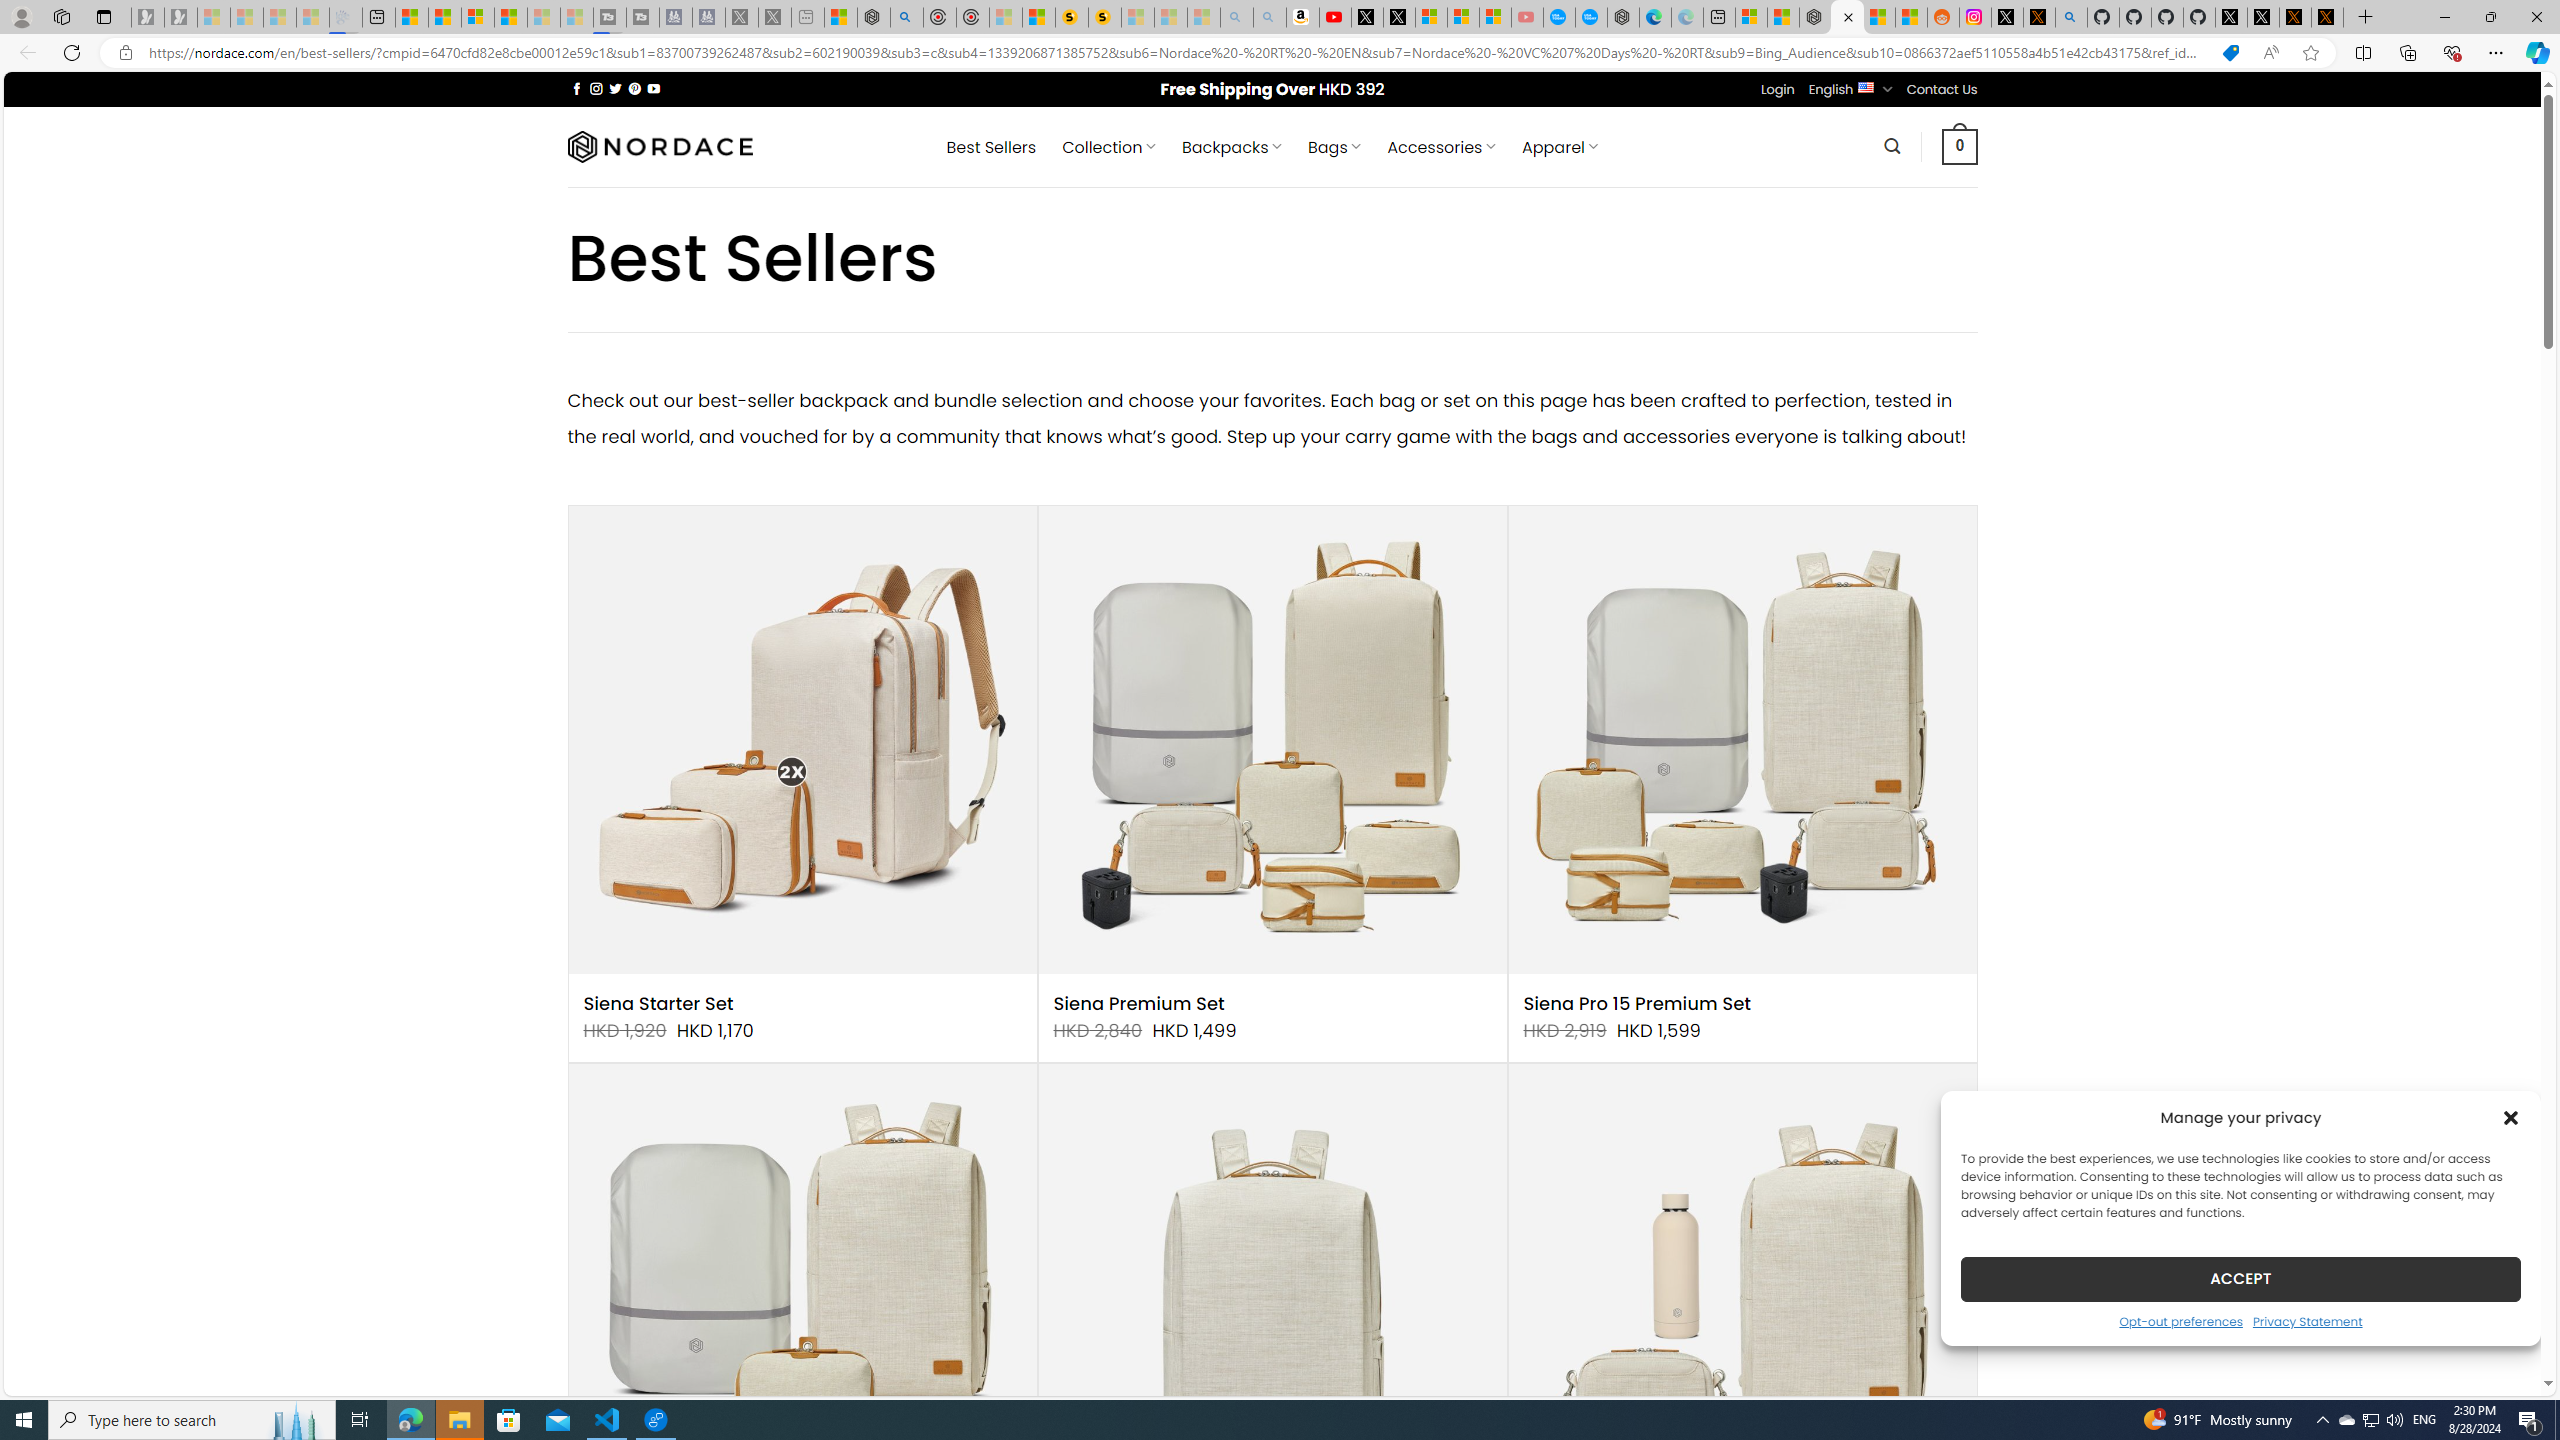 The image size is (2560, 1440). I want to click on 'Class: cmplz-close', so click(2511, 1117).